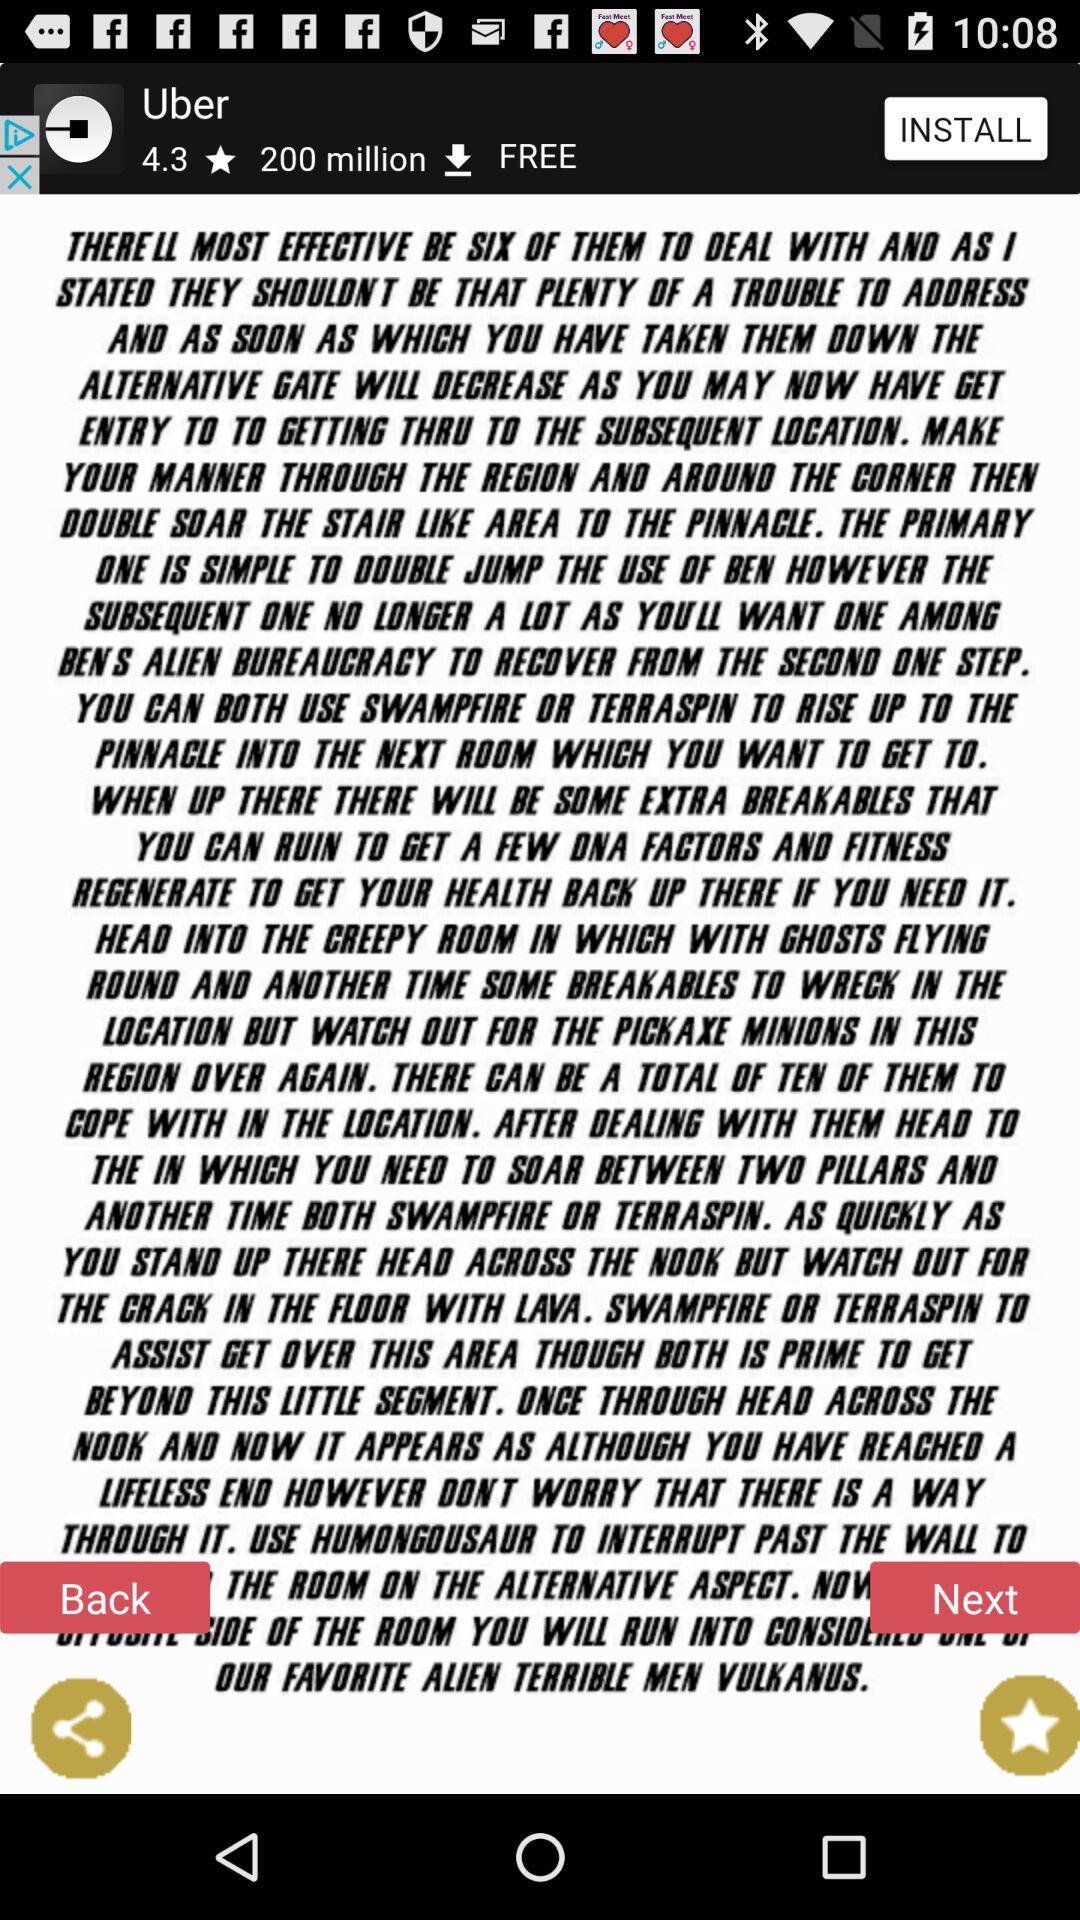 This screenshot has height=1920, width=1080. I want to click on the item below the back icon, so click(64, 1727).